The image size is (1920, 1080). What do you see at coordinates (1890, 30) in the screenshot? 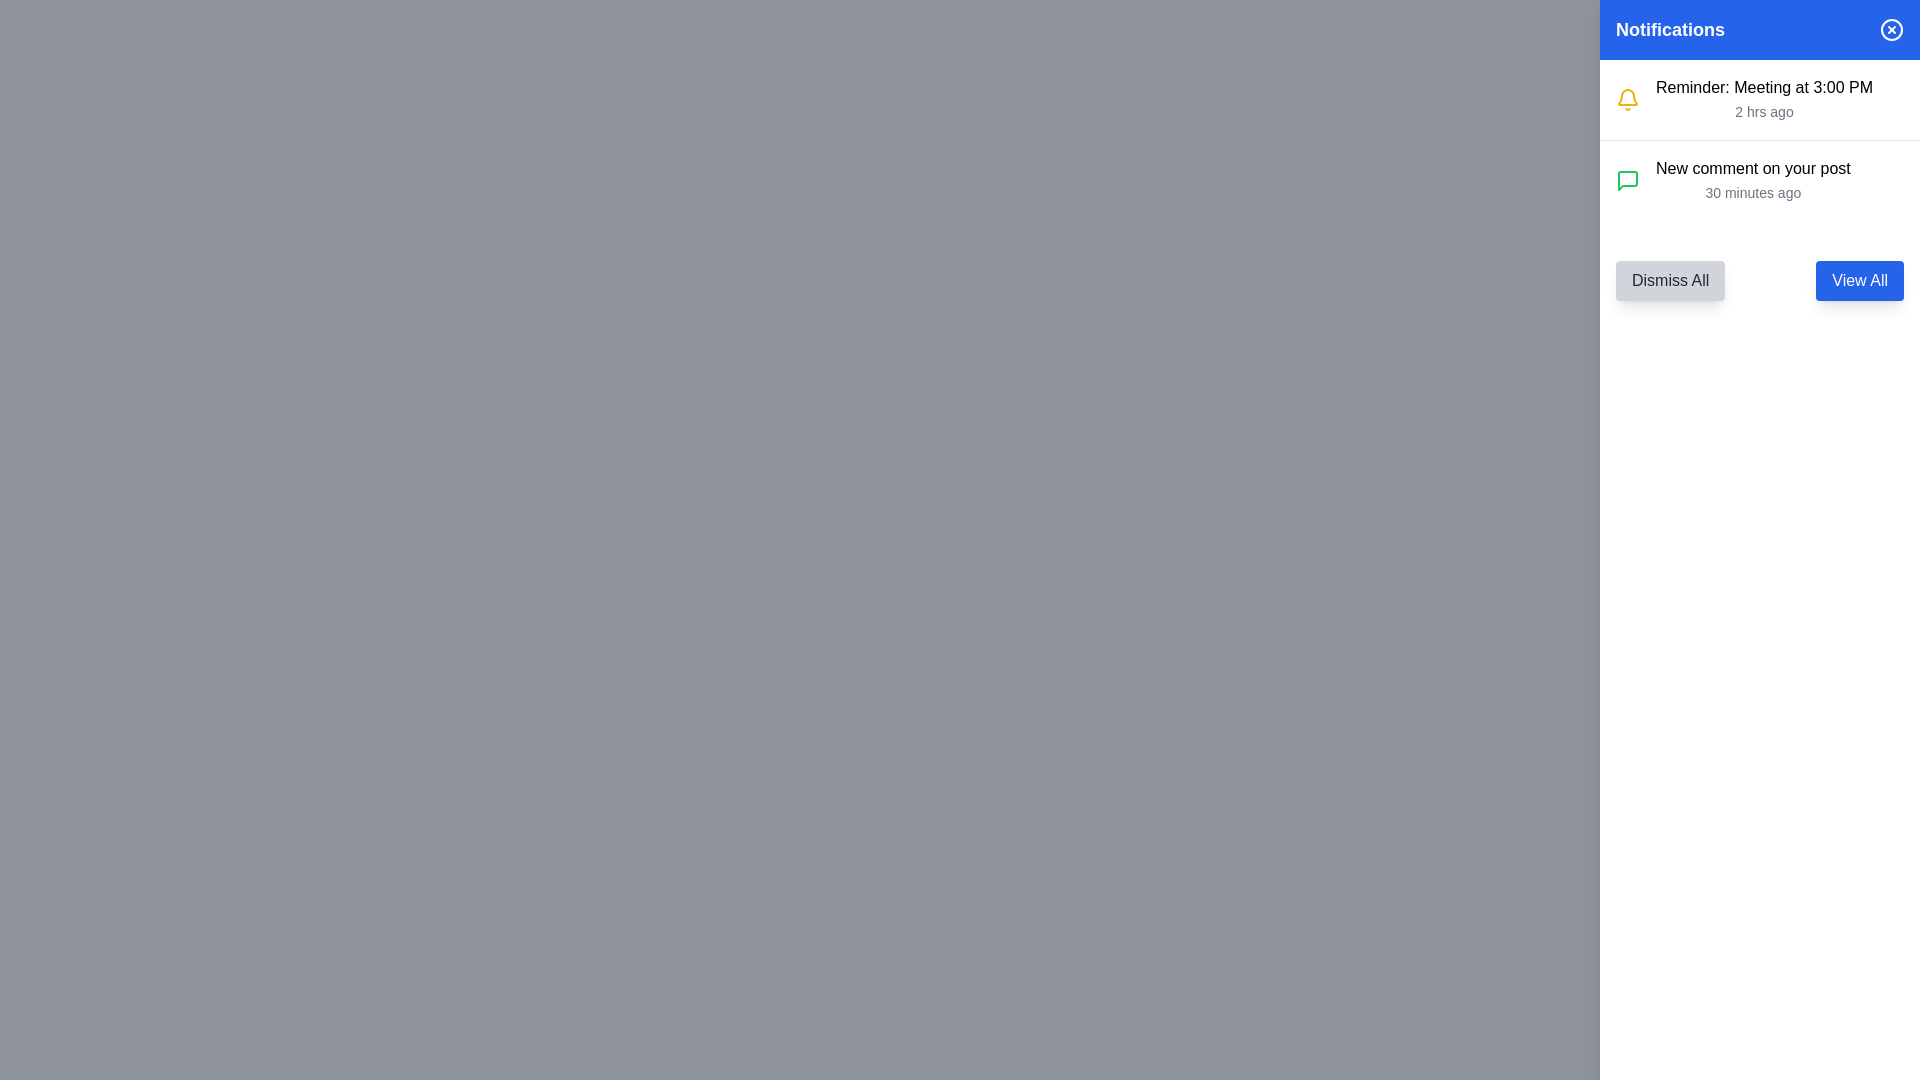
I see `the decorative vector graphic circle located at the top-right corner of the notifications panel, which likely serves as a close or dismiss button` at bounding box center [1890, 30].